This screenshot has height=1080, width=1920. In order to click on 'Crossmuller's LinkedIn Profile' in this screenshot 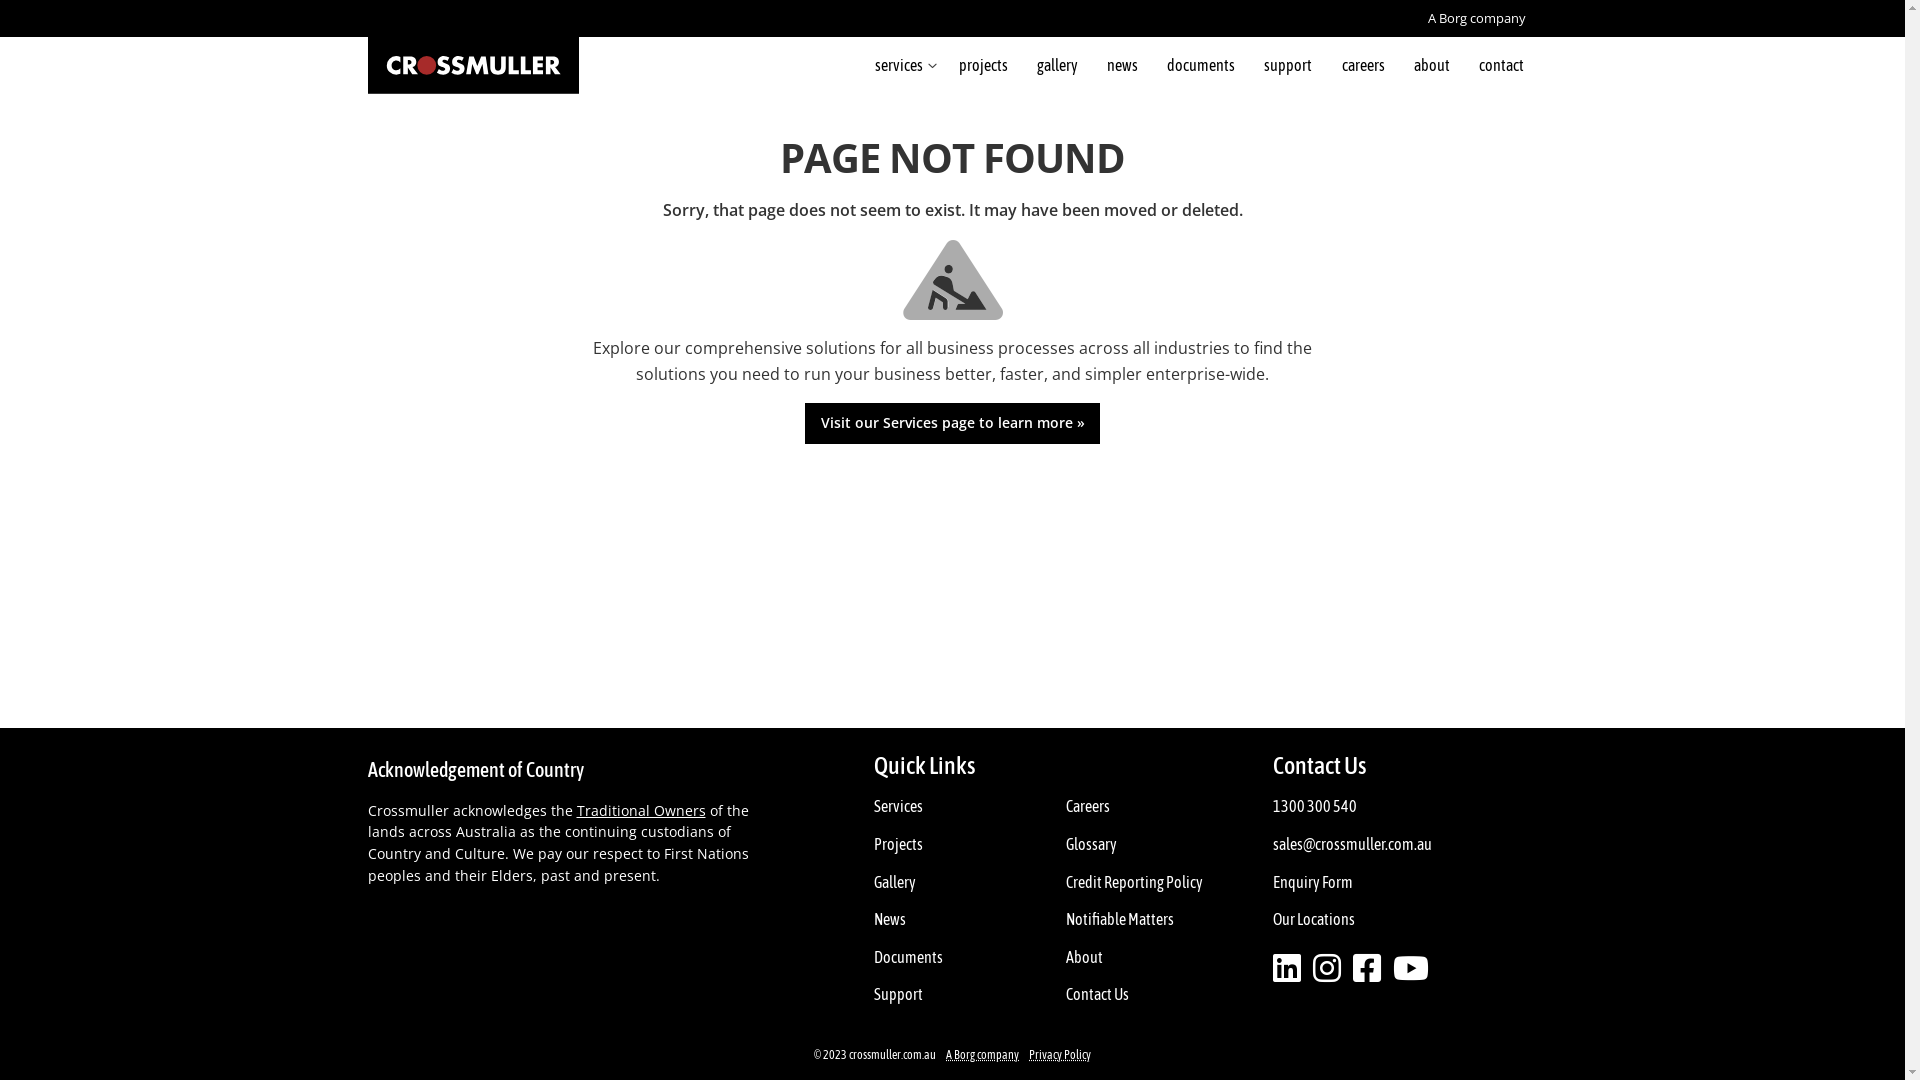, I will do `click(1271, 967)`.